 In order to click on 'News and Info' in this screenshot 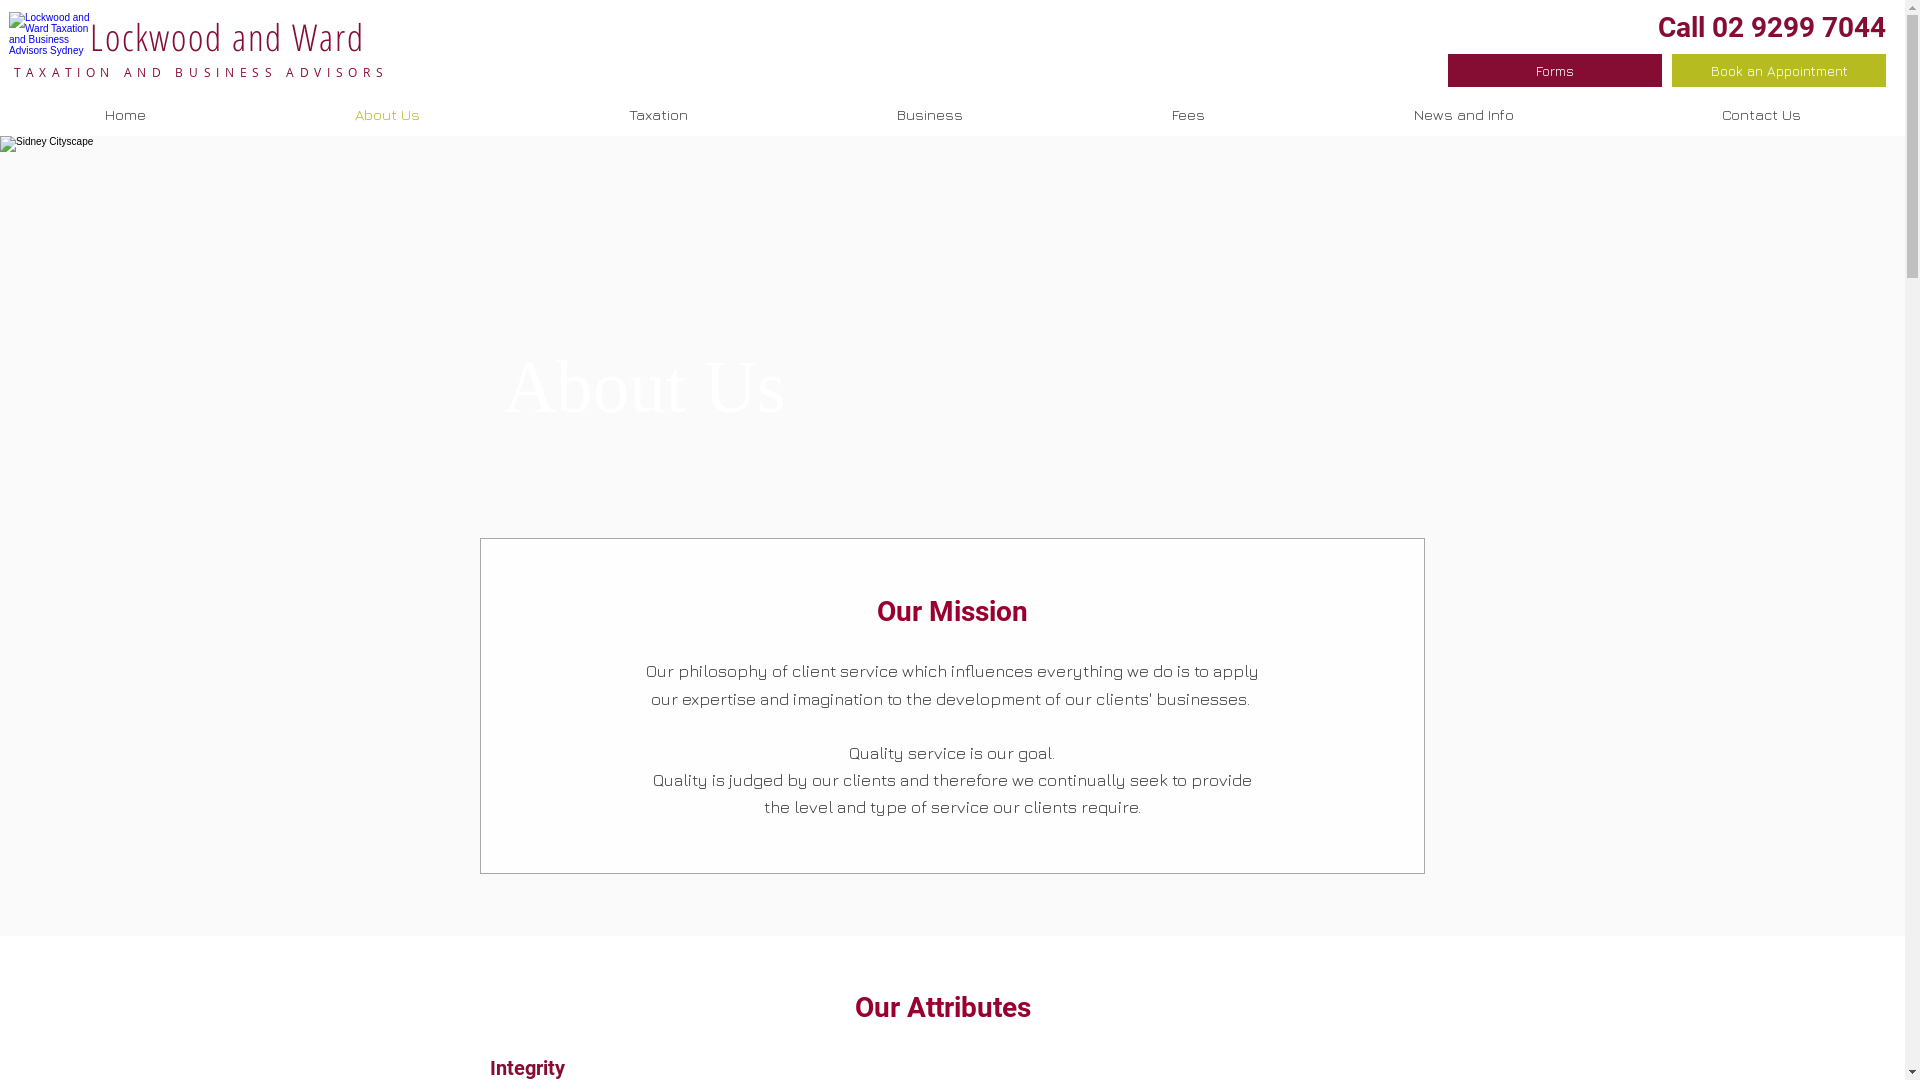, I will do `click(1463, 115)`.